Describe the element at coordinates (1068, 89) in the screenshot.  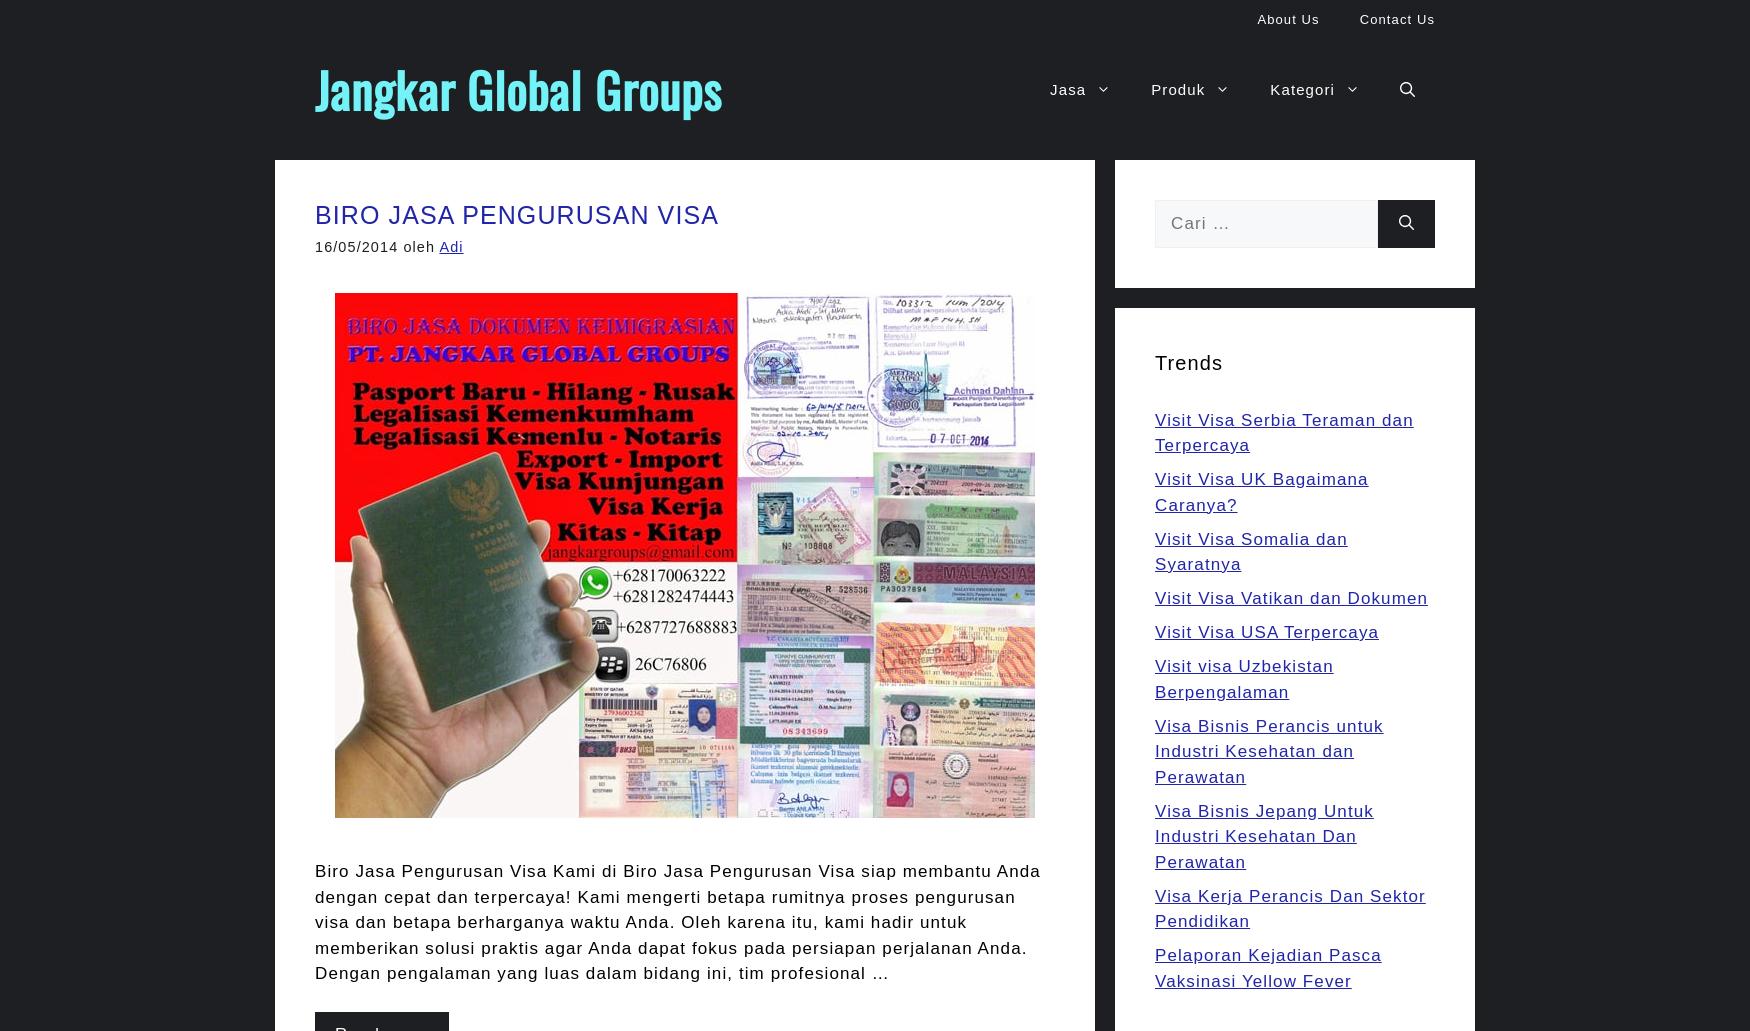
I see `'Jasa'` at that location.